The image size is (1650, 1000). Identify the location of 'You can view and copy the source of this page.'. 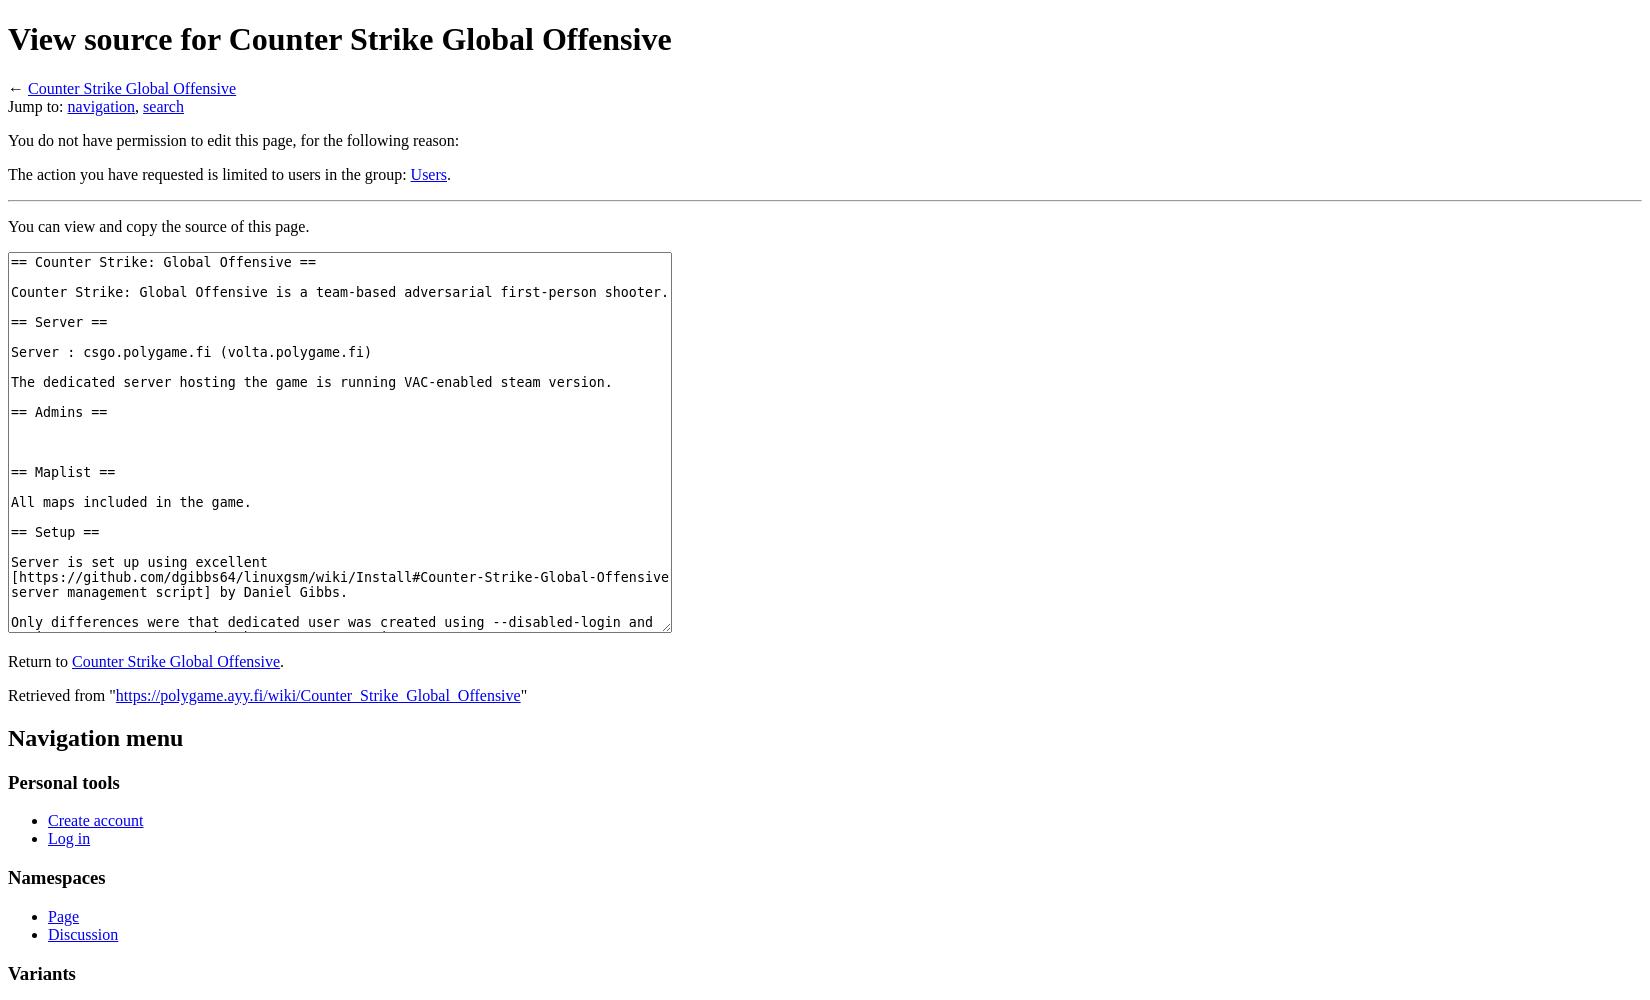
(158, 224).